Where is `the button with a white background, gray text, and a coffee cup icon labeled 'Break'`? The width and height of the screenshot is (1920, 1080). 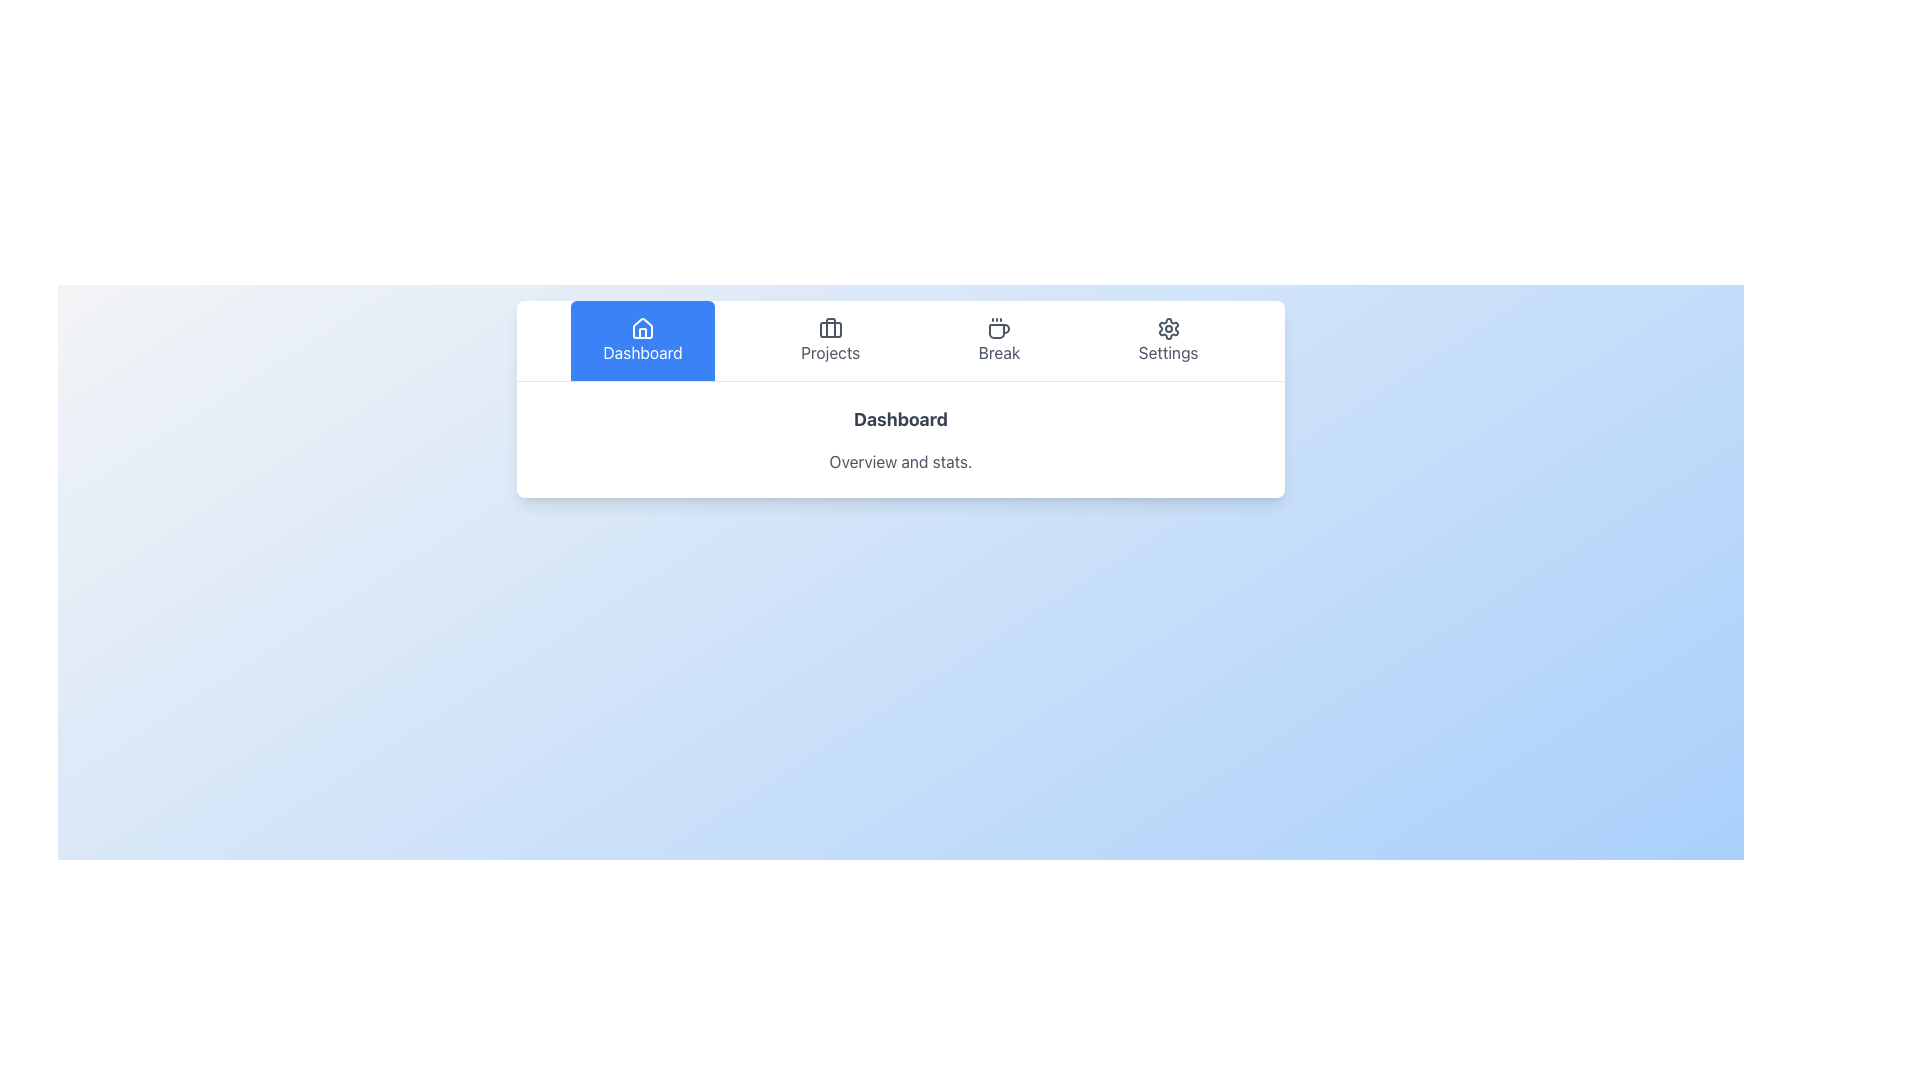 the button with a white background, gray text, and a coffee cup icon labeled 'Break' is located at coordinates (999, 339).